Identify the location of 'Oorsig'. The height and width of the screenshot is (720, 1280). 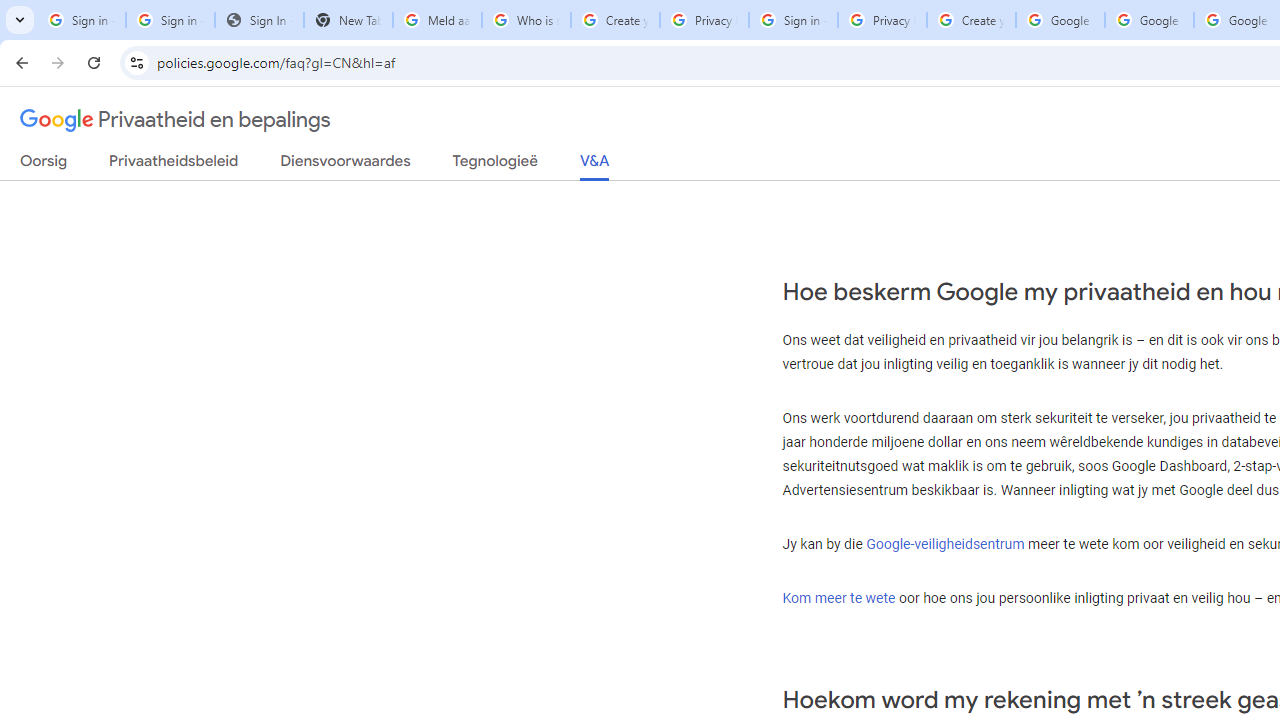
(44, 164).